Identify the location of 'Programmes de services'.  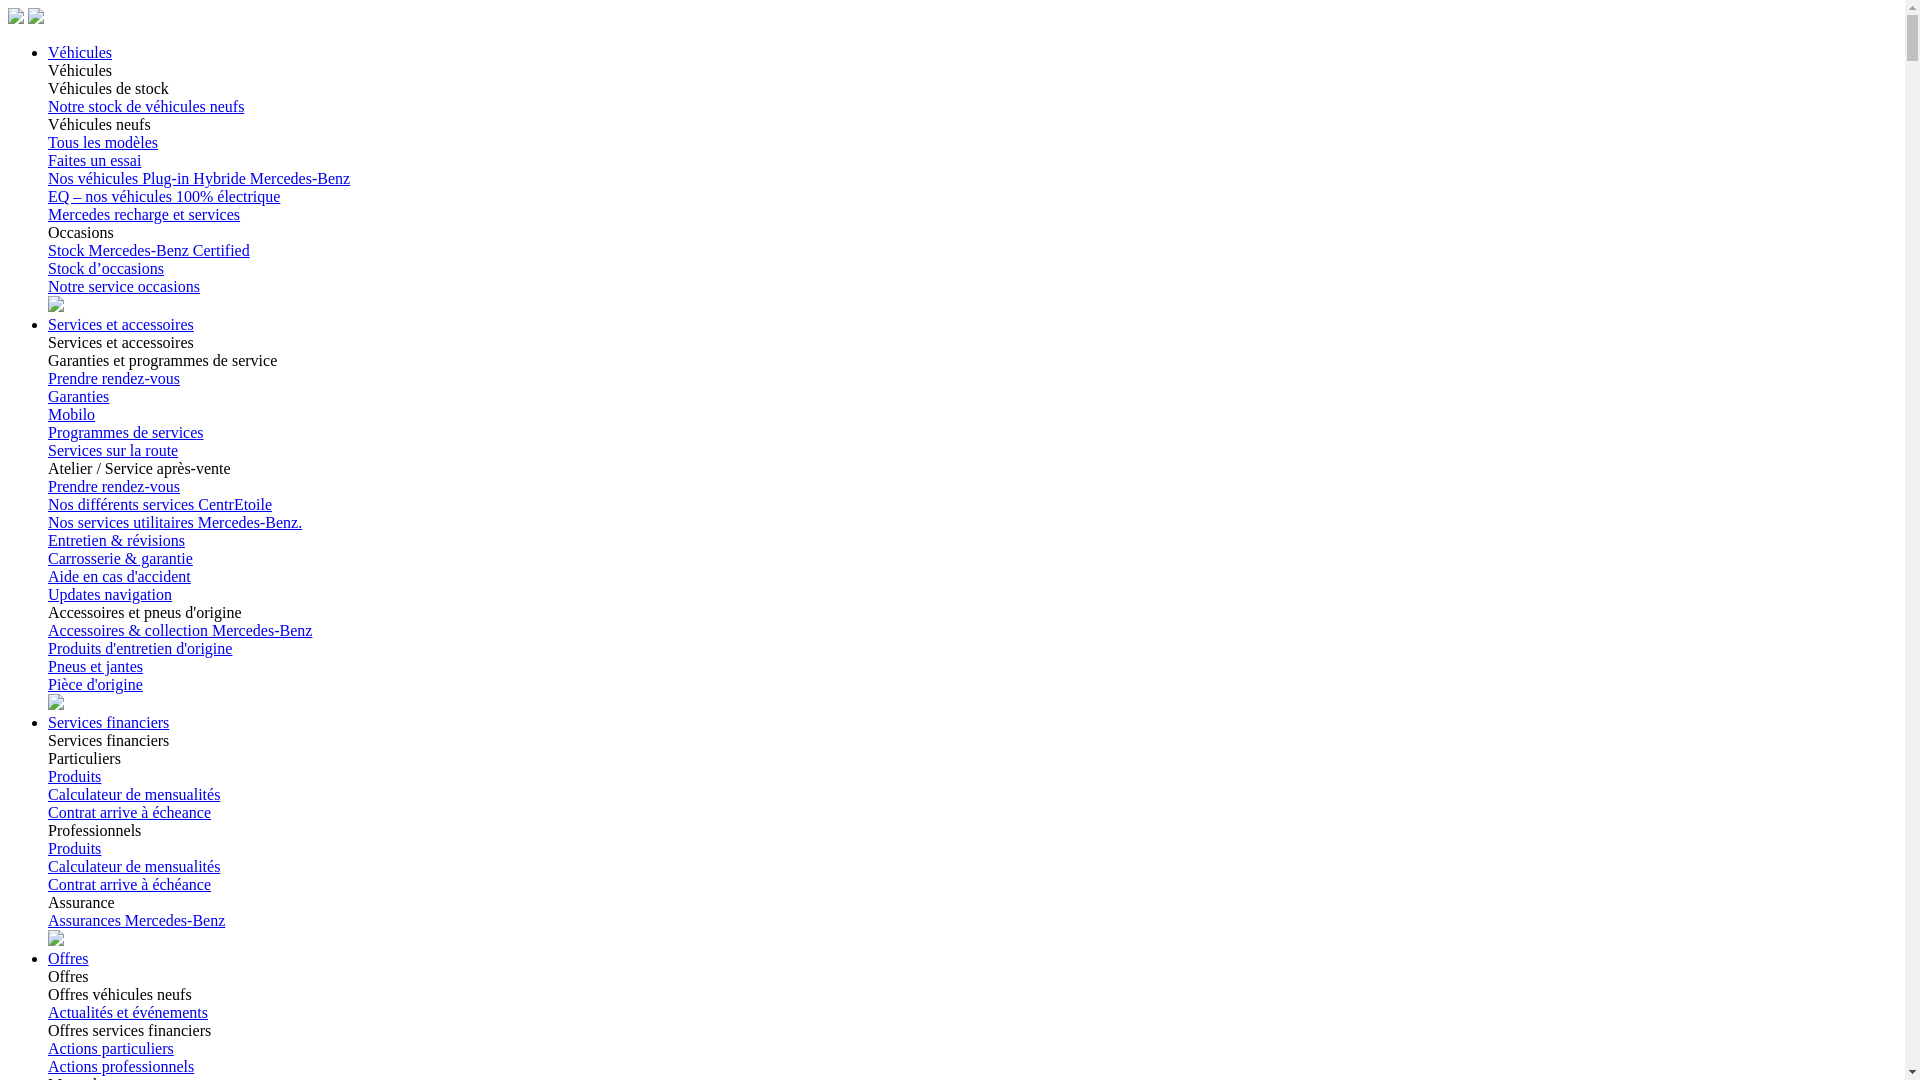
(48, 431).